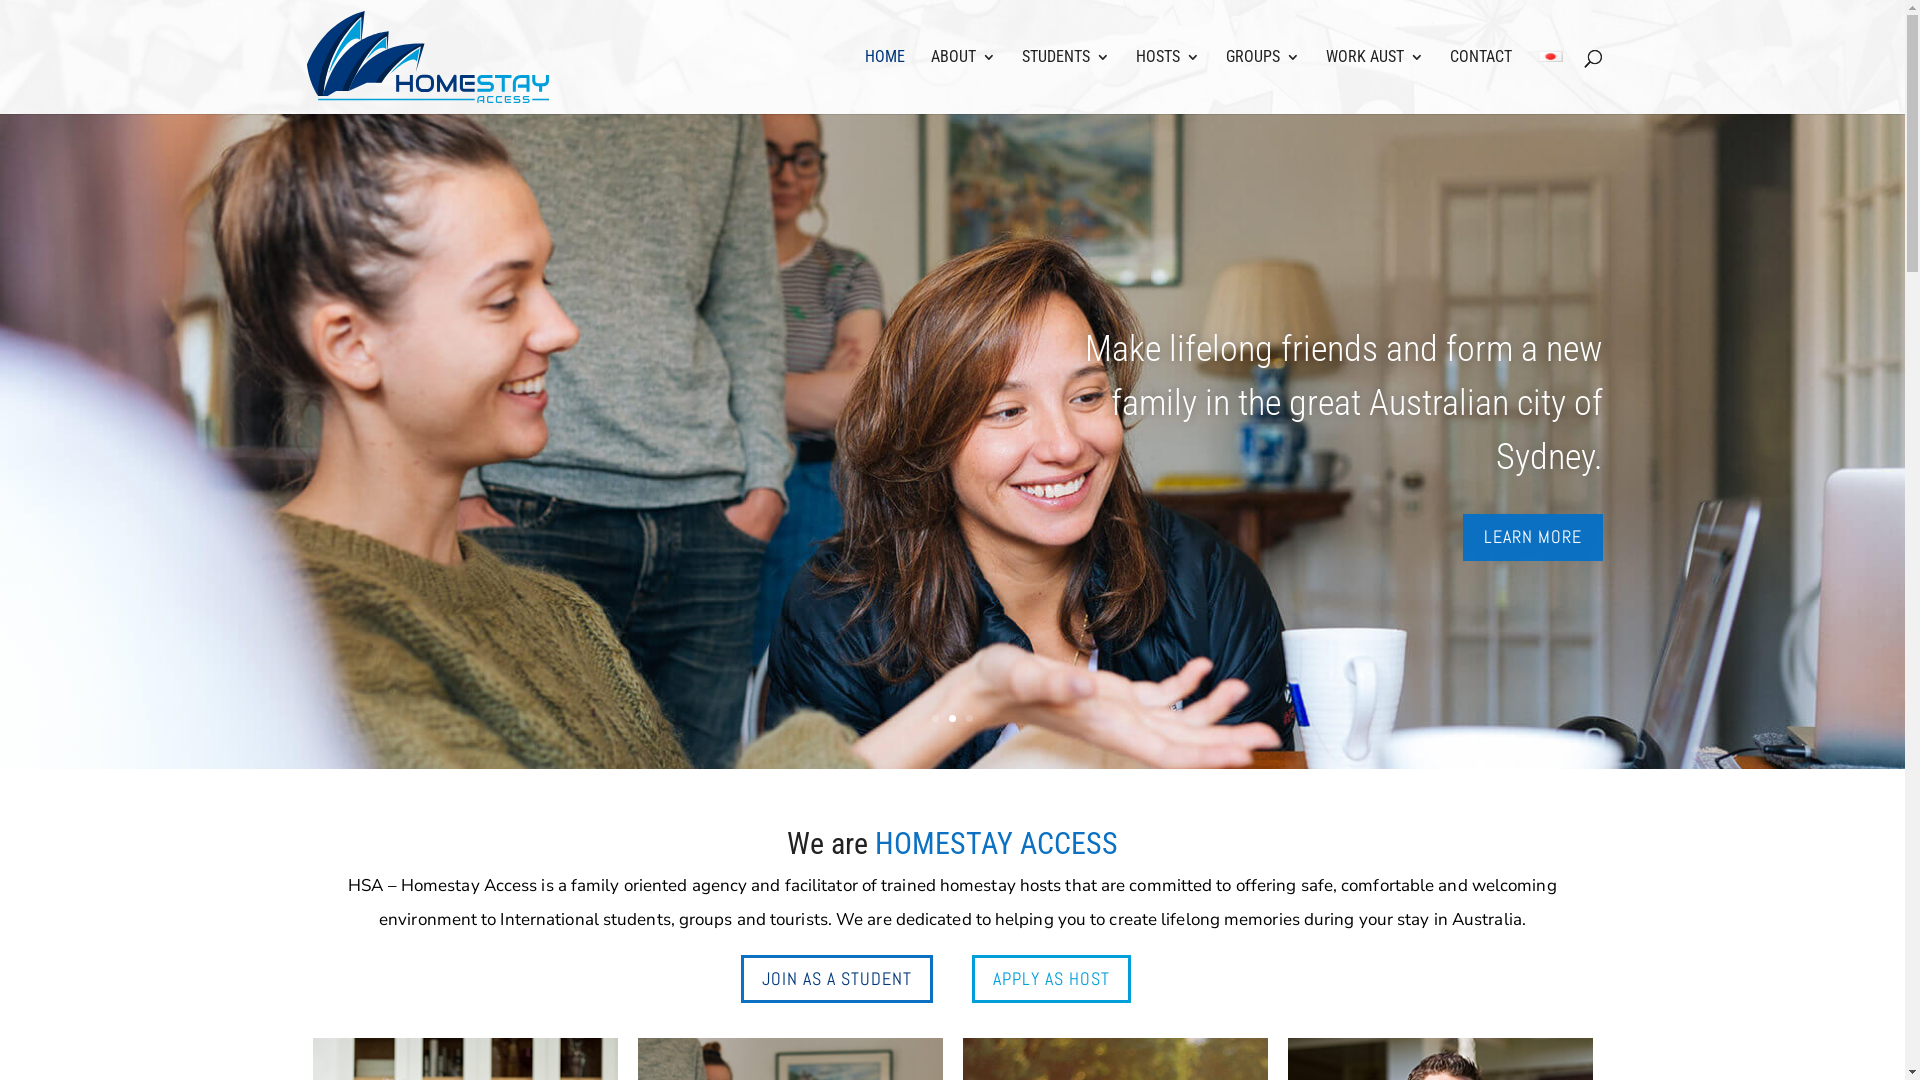 The image size is (1920, 1080). Describe the element at coordinates (1373, 80) in the screenshot. I see `'WORK AUST'` at that location.